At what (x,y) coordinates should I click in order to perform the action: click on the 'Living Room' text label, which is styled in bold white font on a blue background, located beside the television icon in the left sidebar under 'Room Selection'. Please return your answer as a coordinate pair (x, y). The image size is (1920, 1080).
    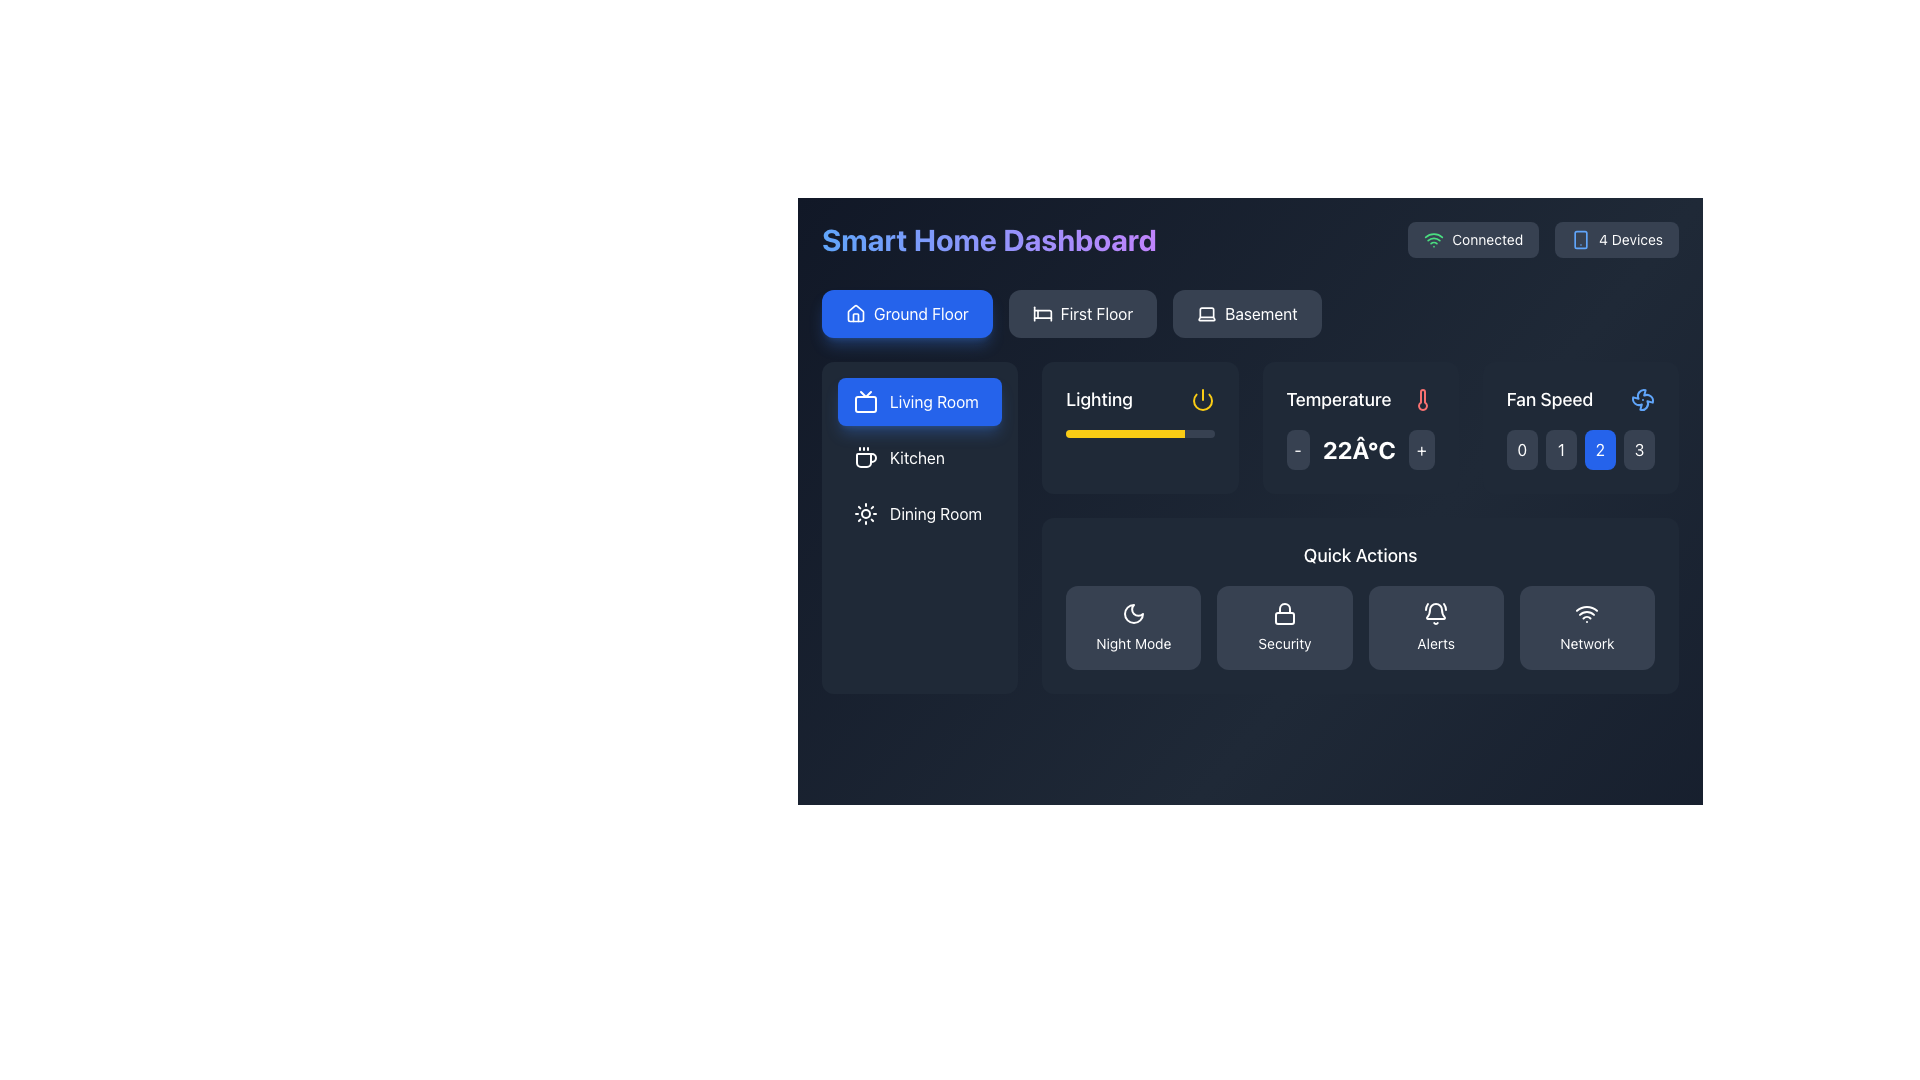
    Looking at the image, I should click on (933, 401).